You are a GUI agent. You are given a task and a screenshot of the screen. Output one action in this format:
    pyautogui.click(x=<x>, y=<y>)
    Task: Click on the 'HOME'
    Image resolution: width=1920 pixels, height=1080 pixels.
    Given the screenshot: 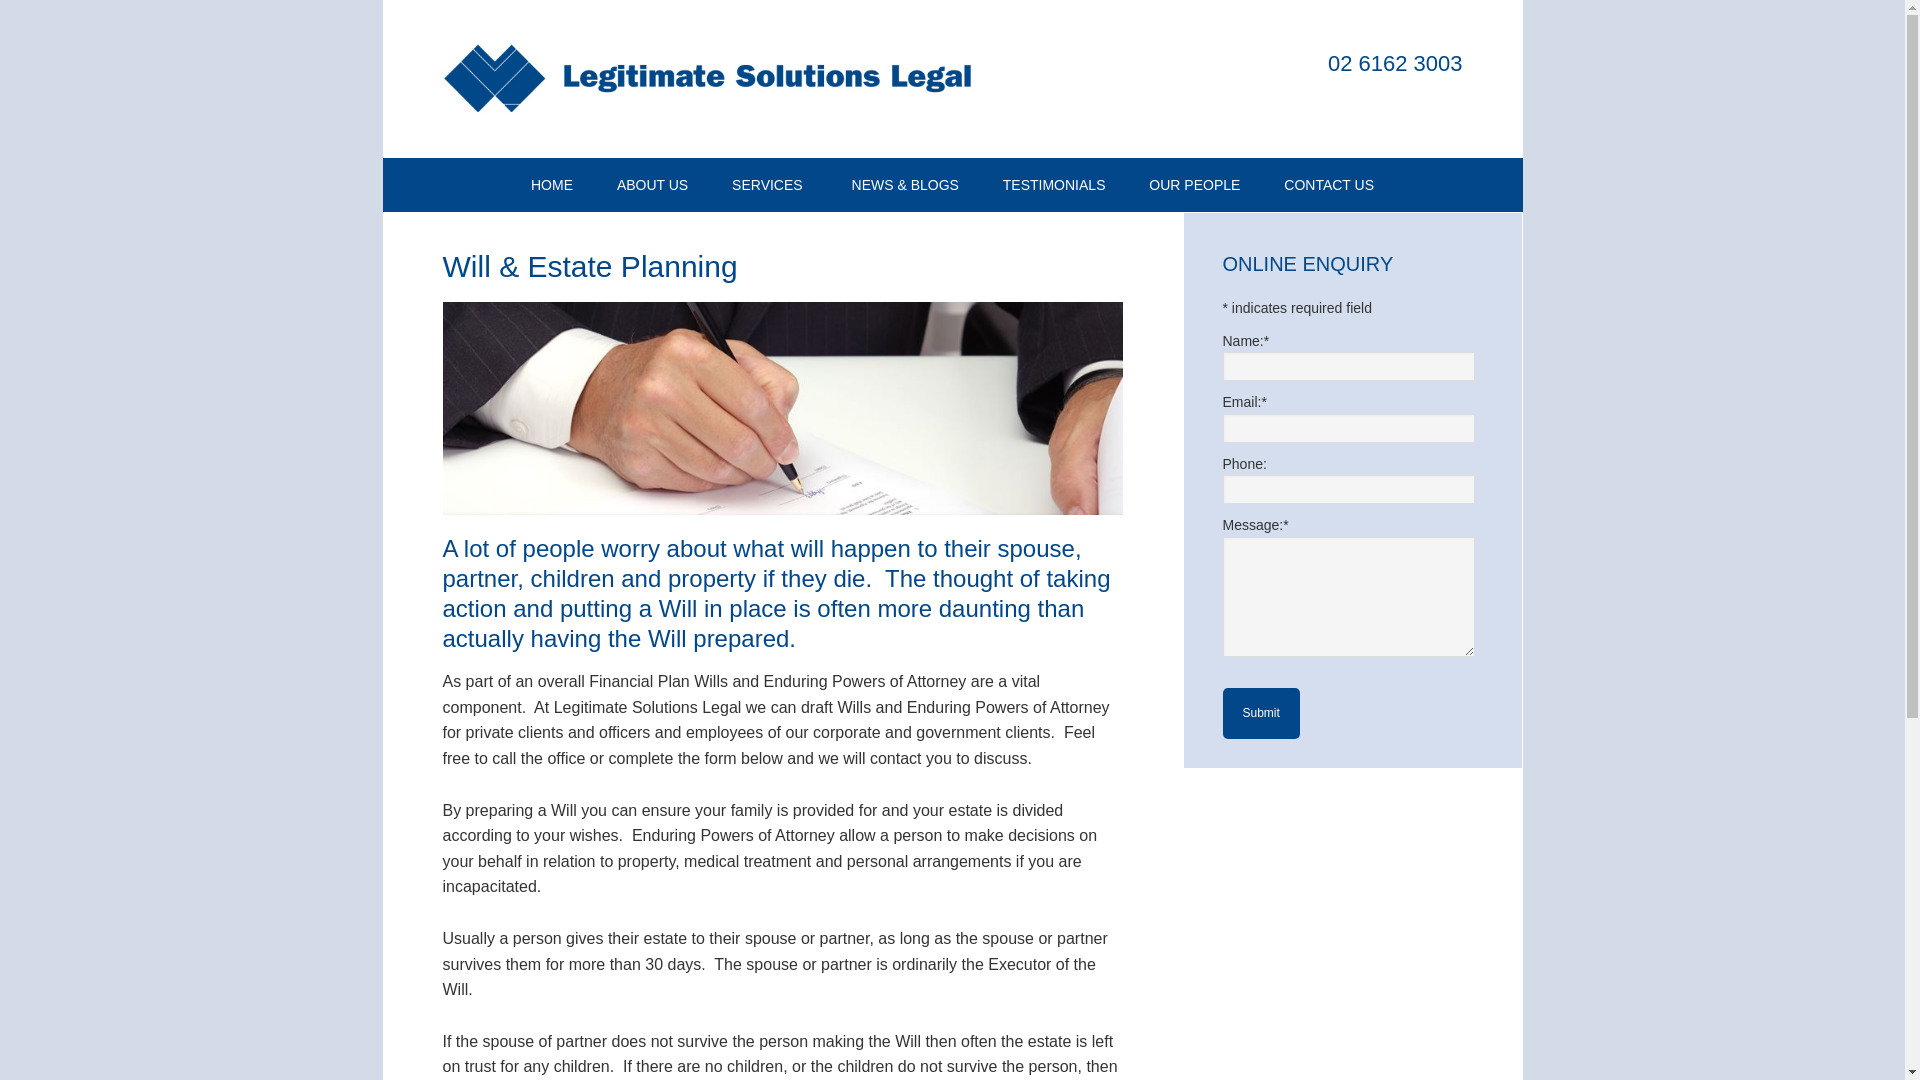 What is the action you would take?
    pyautogui.click(x=552, y=185)
    